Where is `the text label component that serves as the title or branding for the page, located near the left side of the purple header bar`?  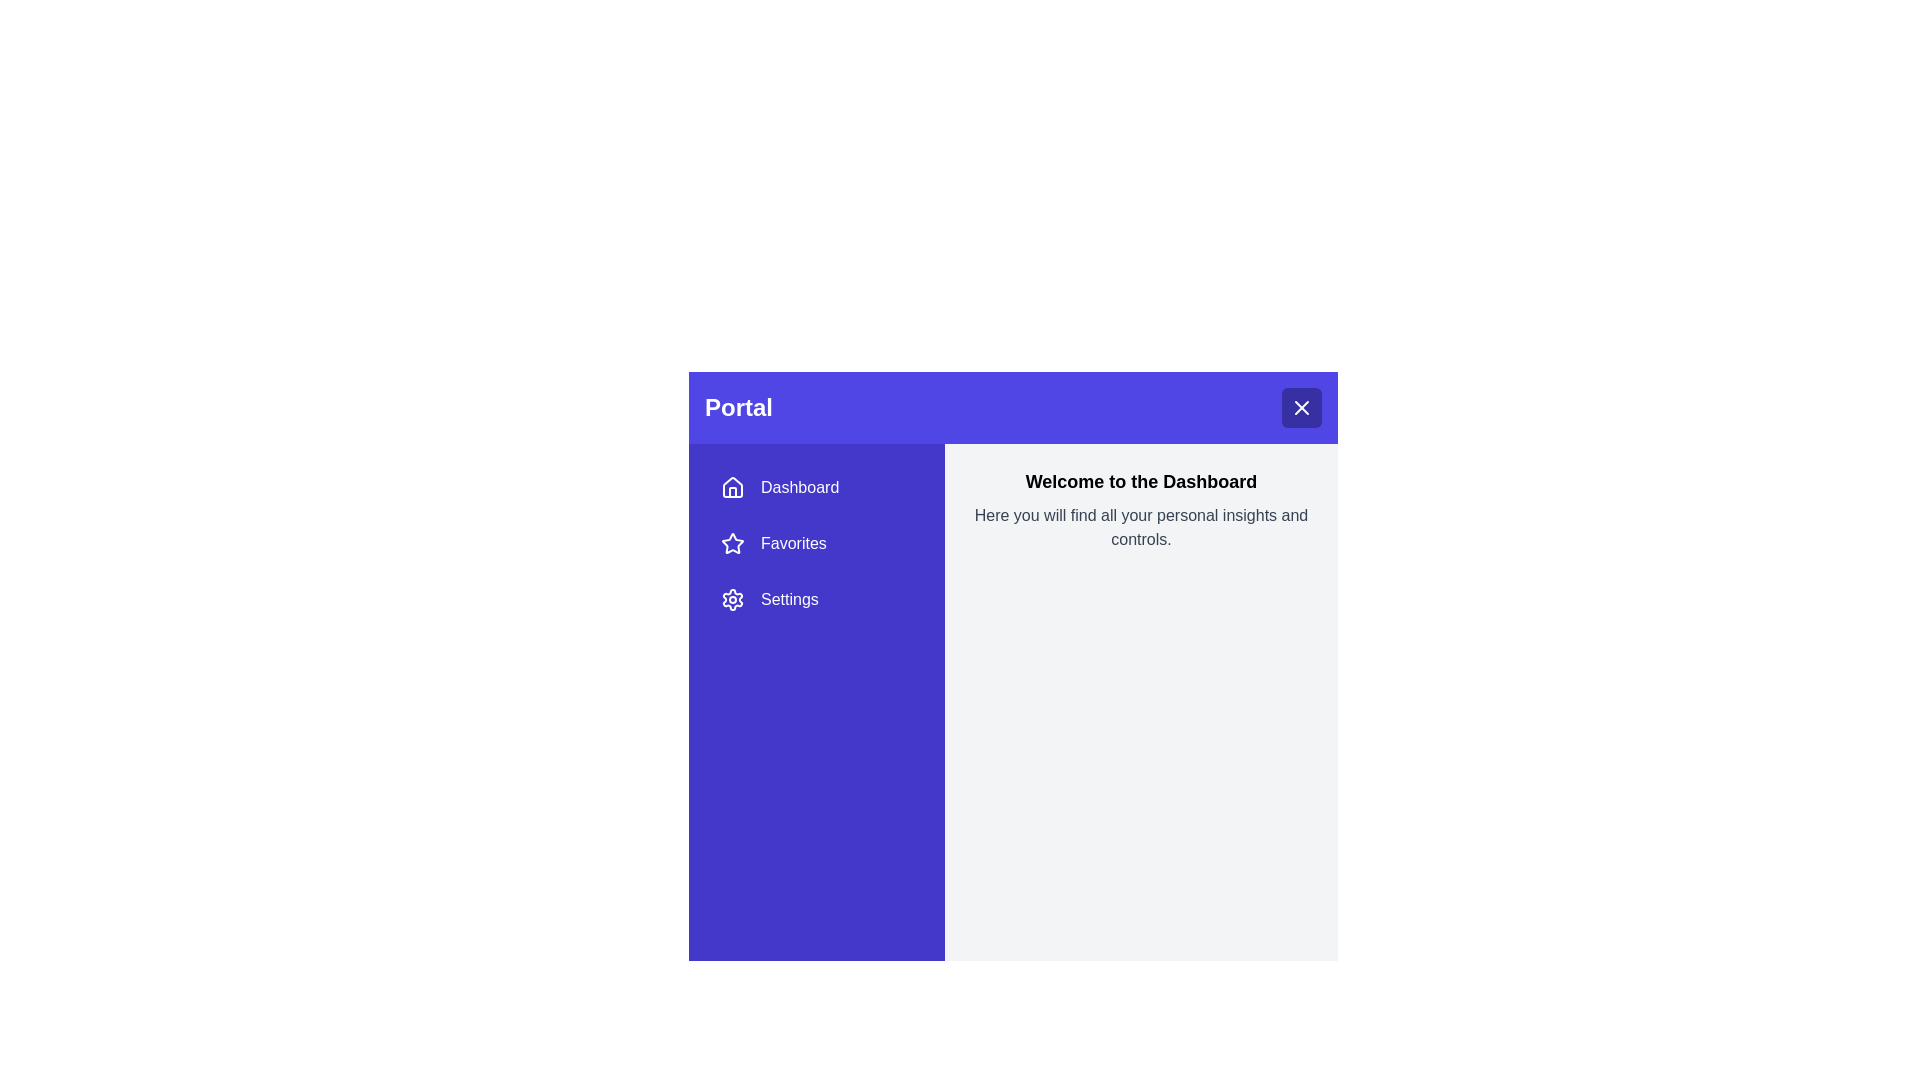
the text label component that serves as the title or branding for the page, located near the left side of the purple header bar is located at coordinates (738, 407).